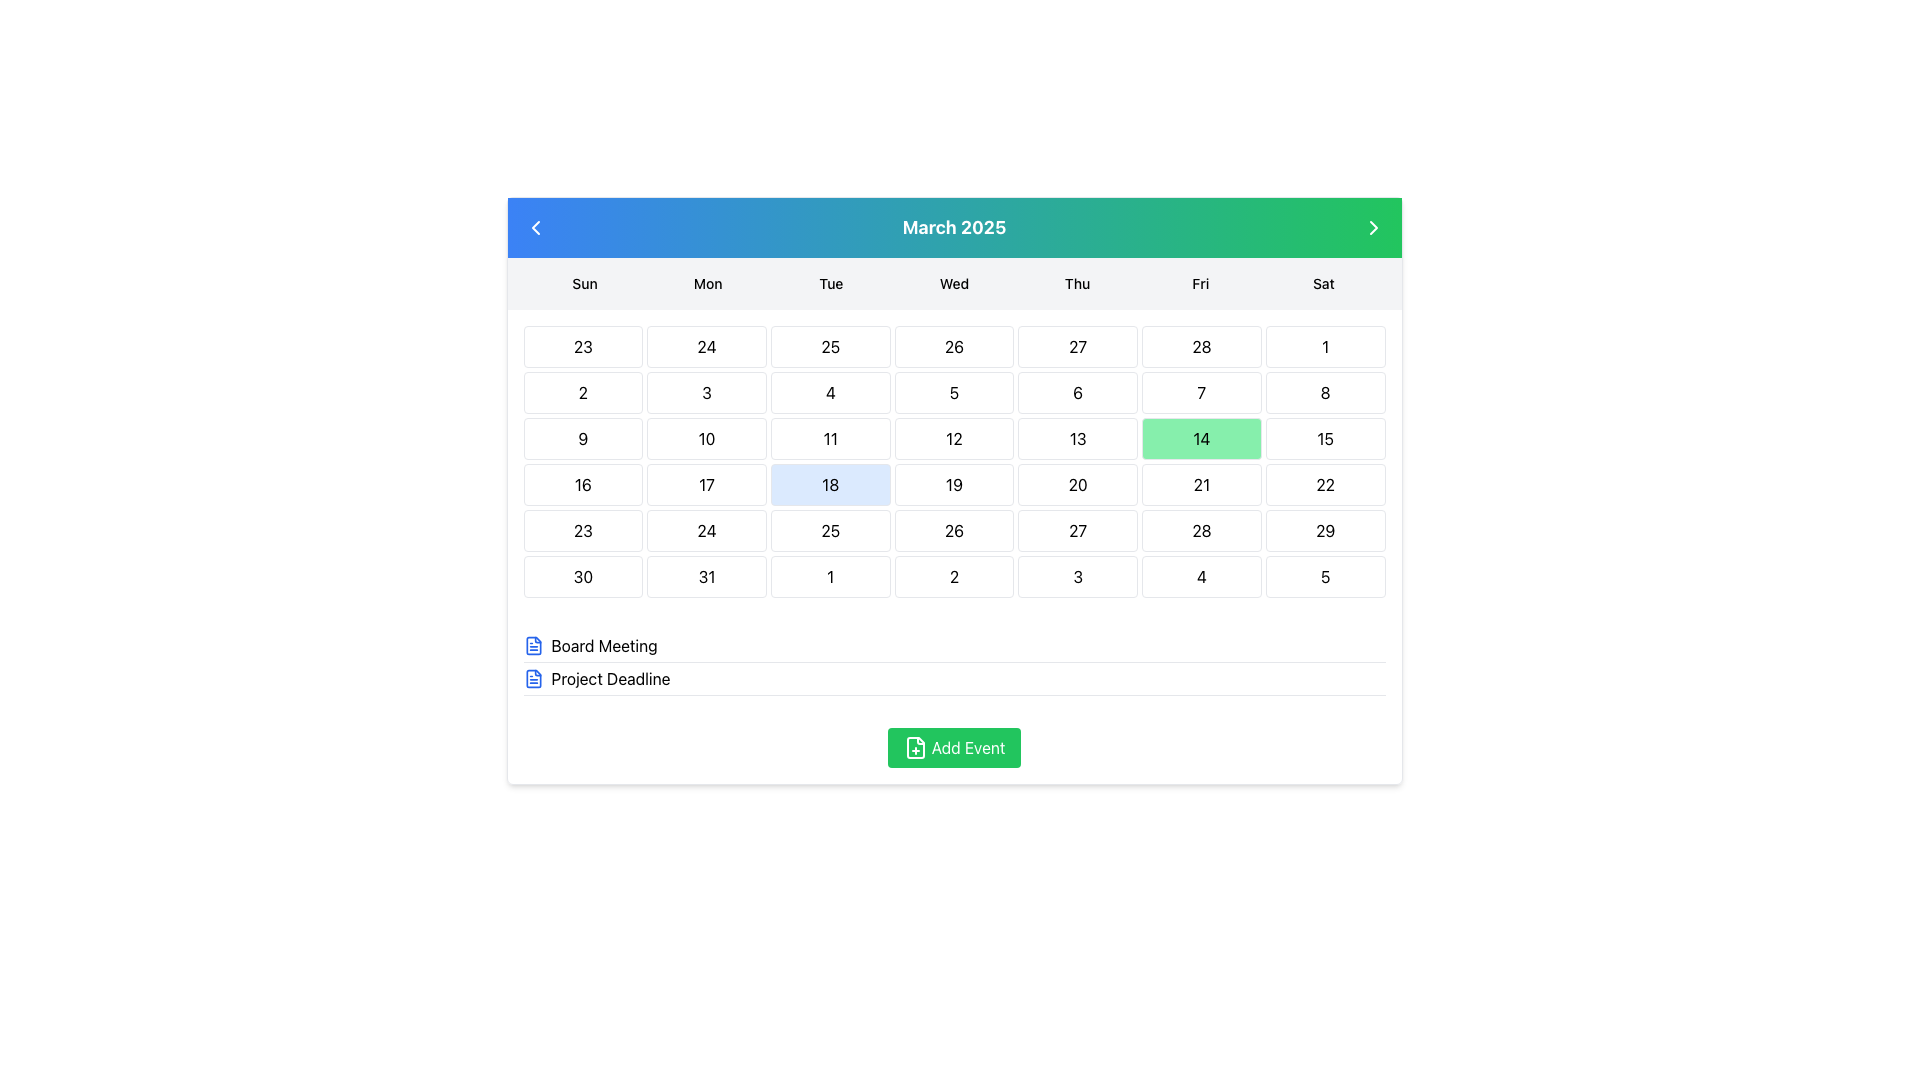  Describe the element at coordinates (533, 677) in the screenshot. I see `the 'Project Deadline' icon` at that location.